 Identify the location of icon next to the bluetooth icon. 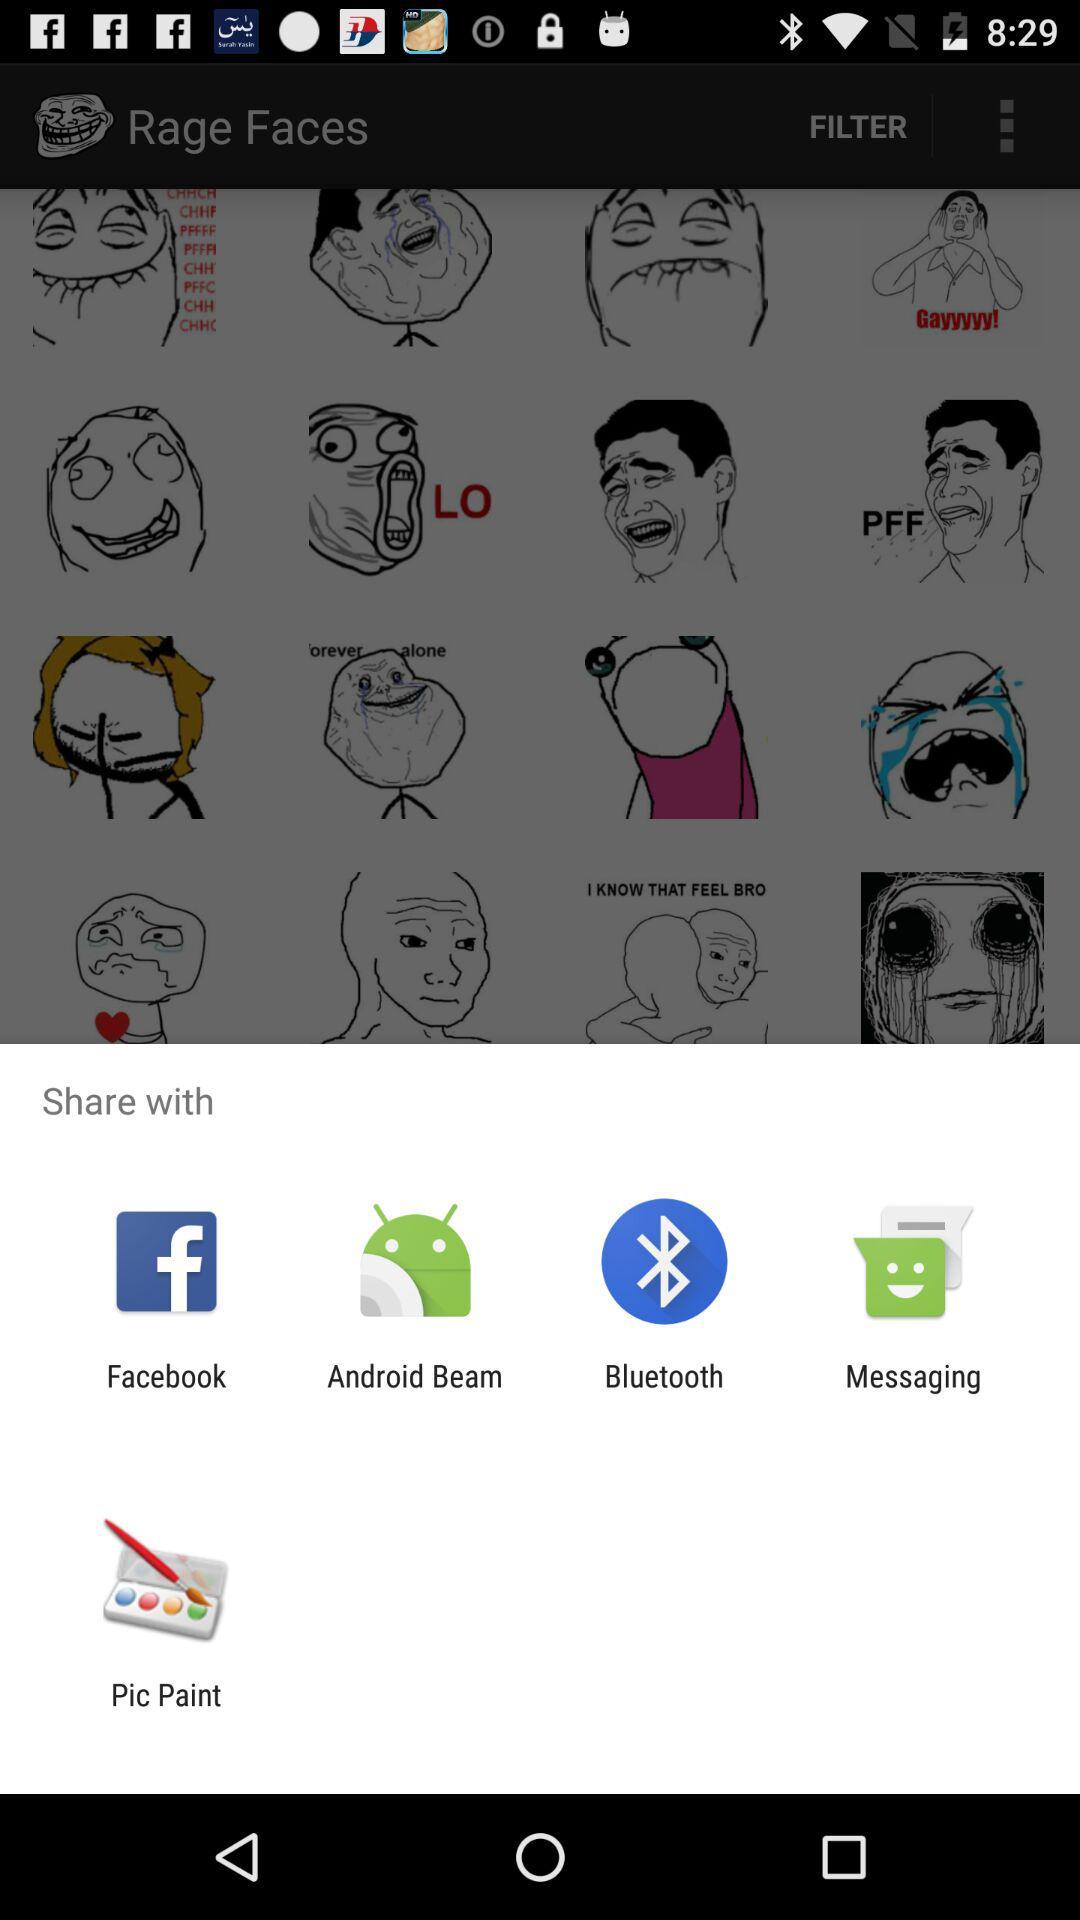
(913, 1392).